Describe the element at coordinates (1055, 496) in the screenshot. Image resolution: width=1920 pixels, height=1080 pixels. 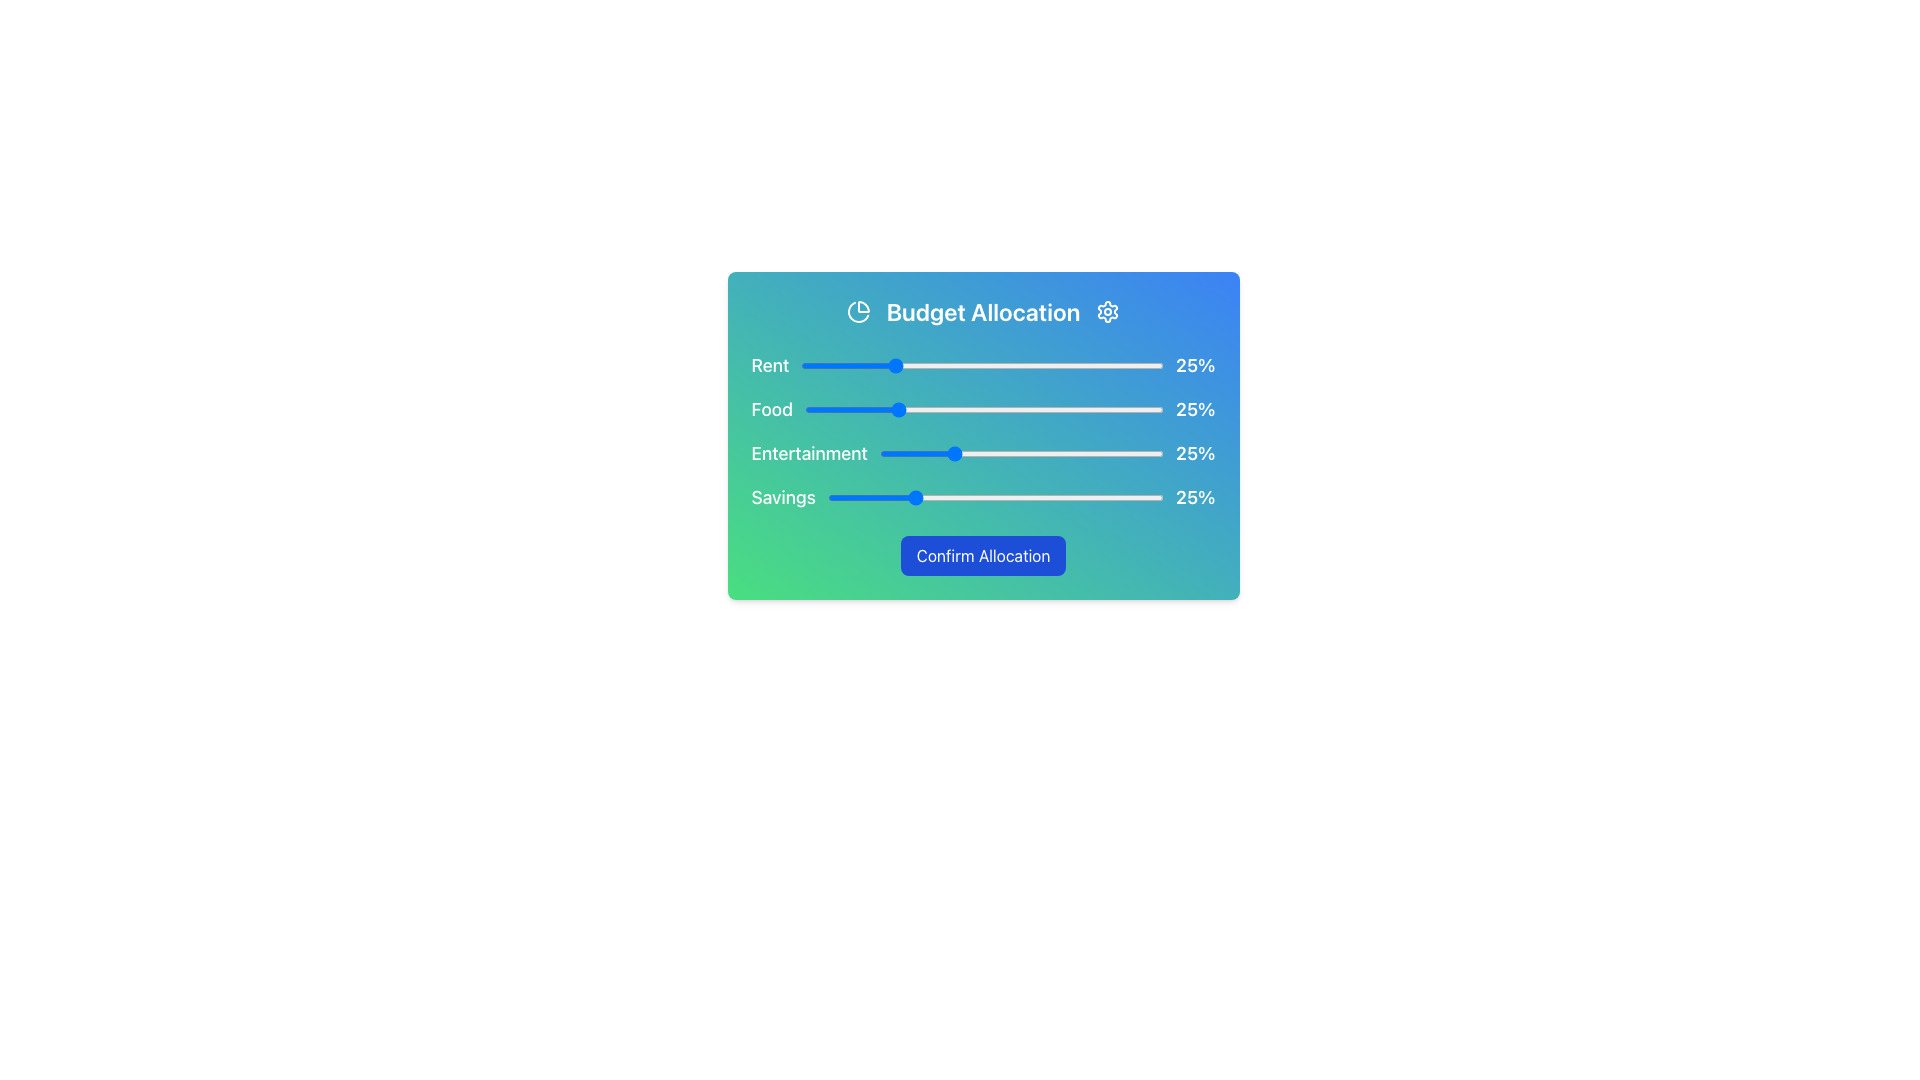
I see `the Savings slider` at that location.